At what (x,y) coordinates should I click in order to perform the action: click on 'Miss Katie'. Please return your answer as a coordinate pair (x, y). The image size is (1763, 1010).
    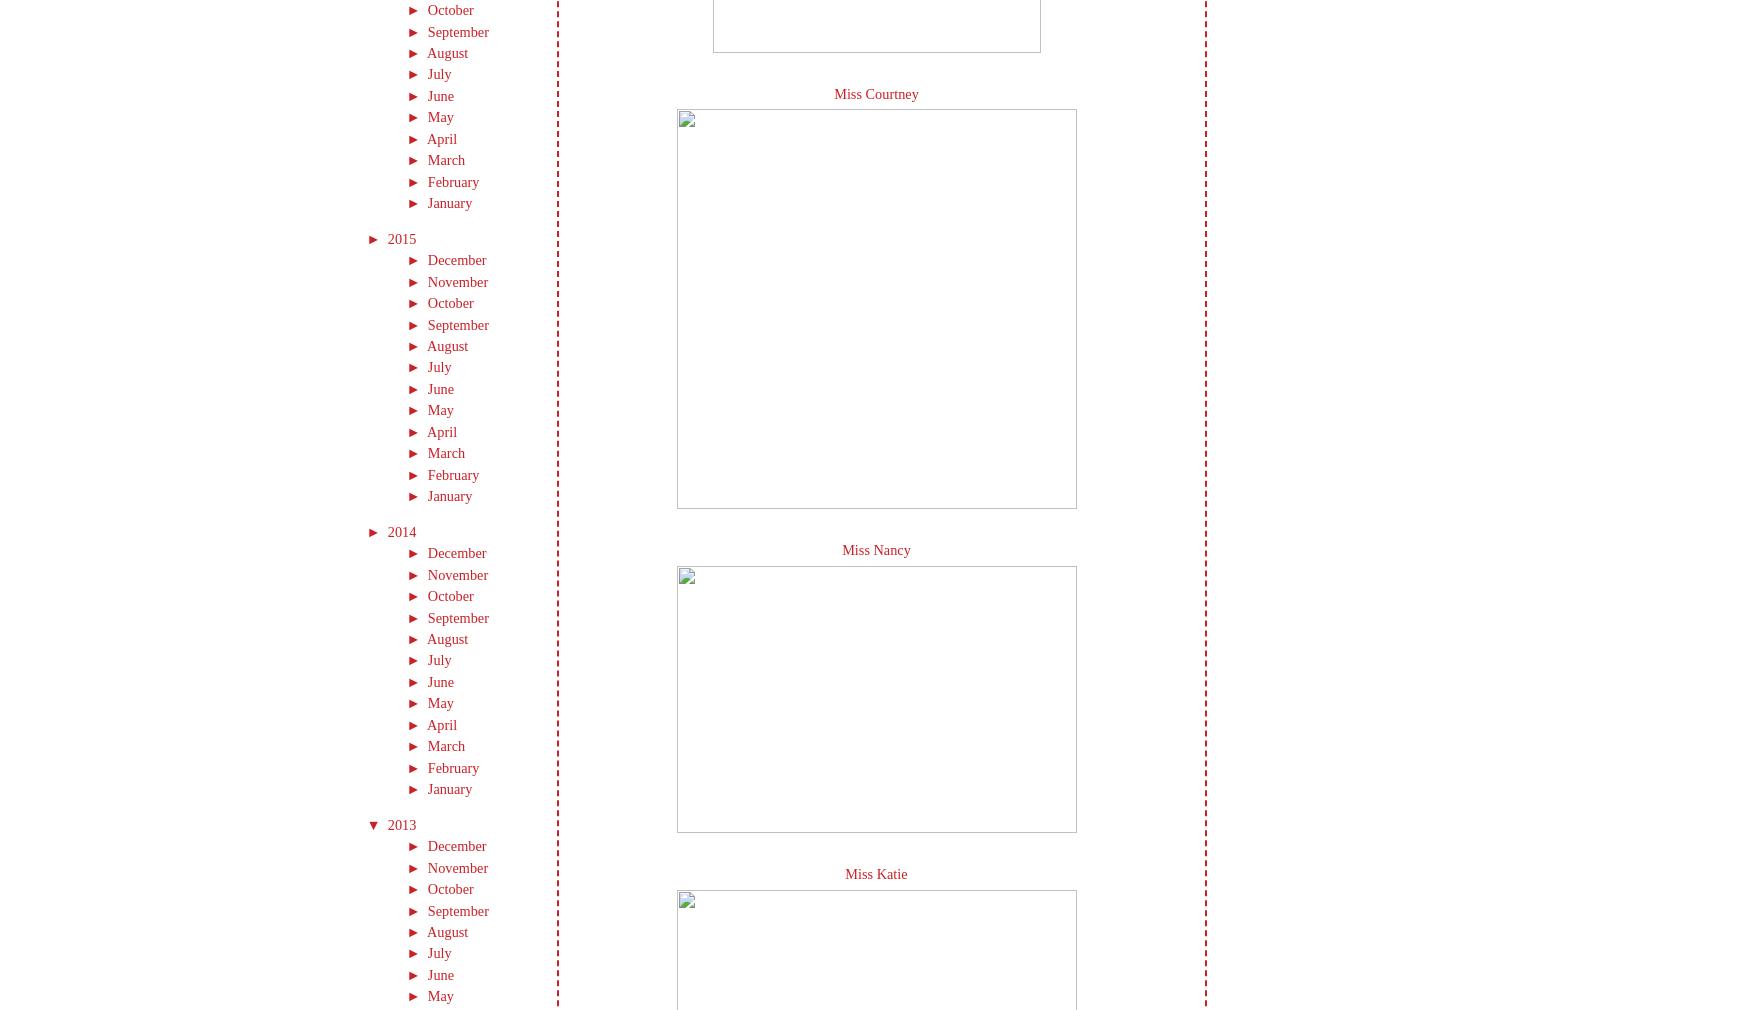
    Looking at the image, I should click on (845, 873).